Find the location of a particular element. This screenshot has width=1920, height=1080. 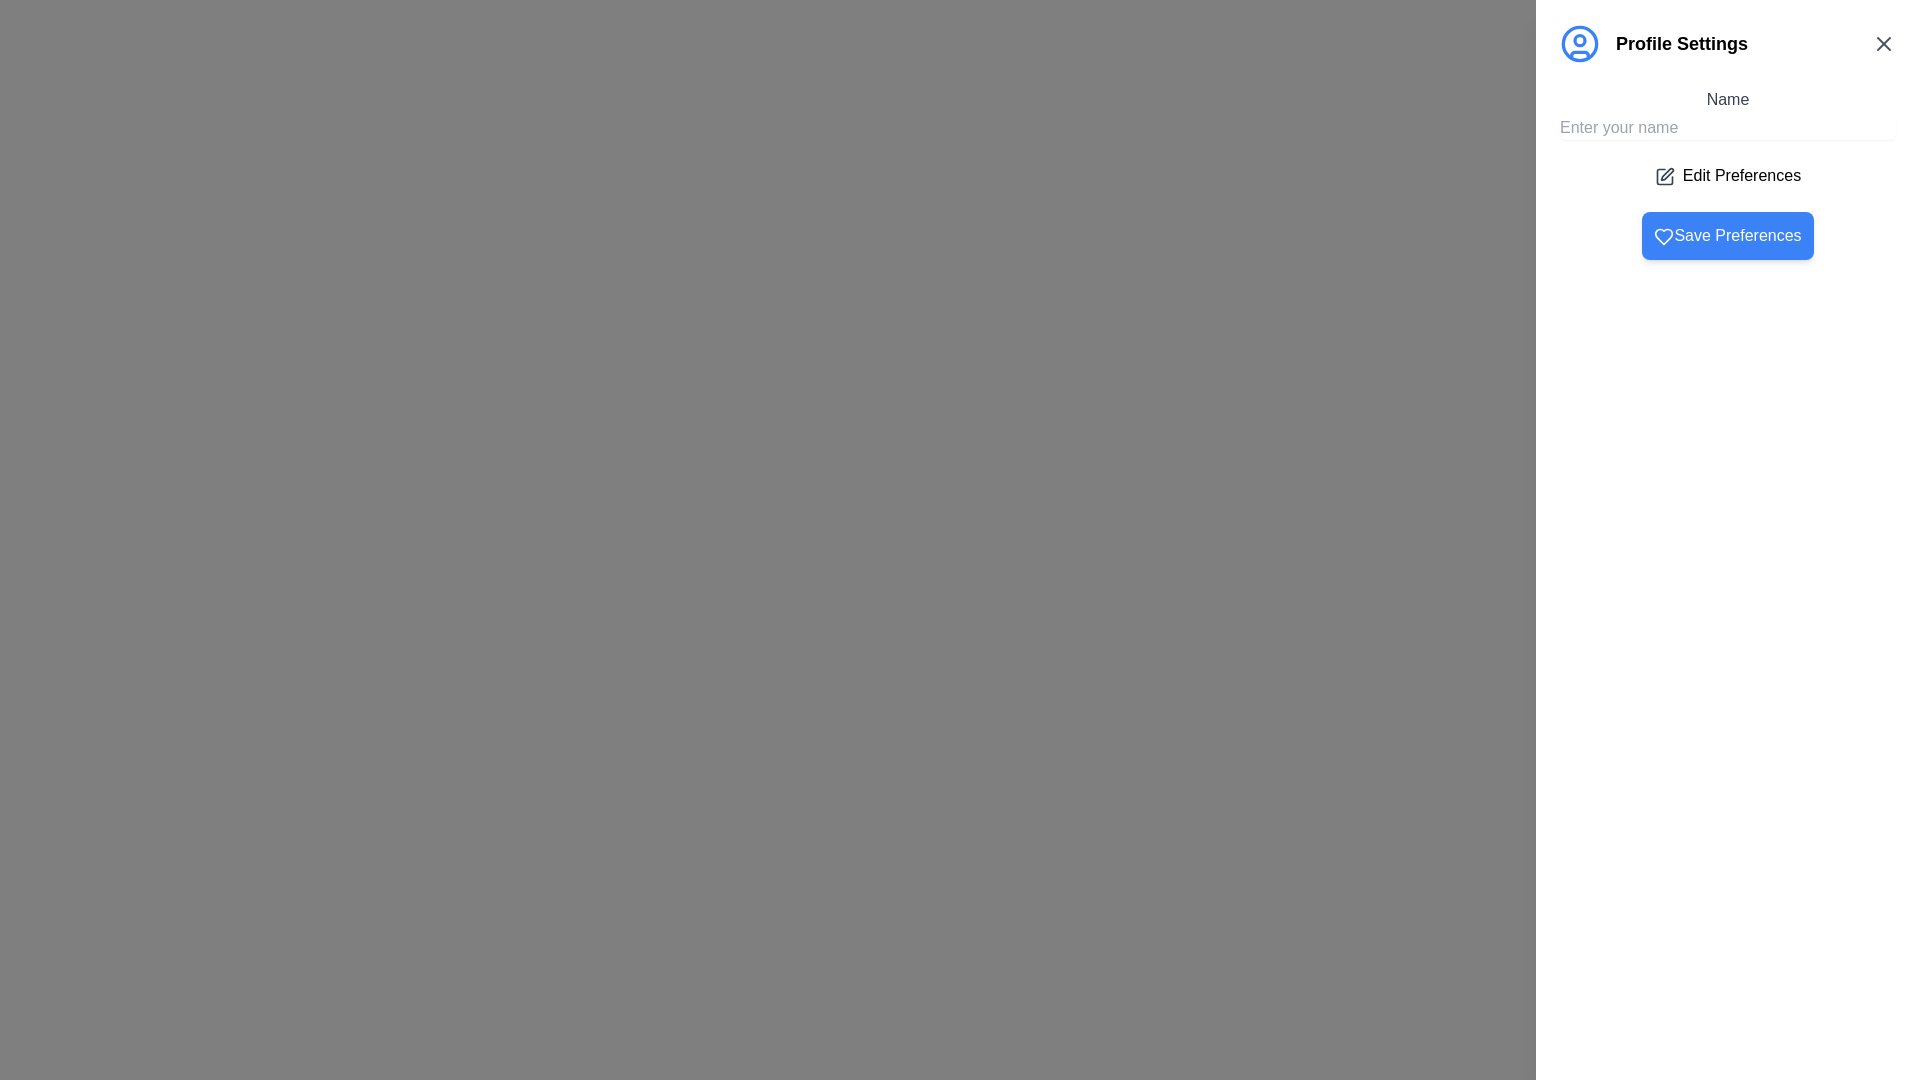

the 'Profile Settings' label, which is styled in black, bold font and positioned beside a blue circular user icon at the top-left of the right-aligned panel is located at coordinates (1654, 43).